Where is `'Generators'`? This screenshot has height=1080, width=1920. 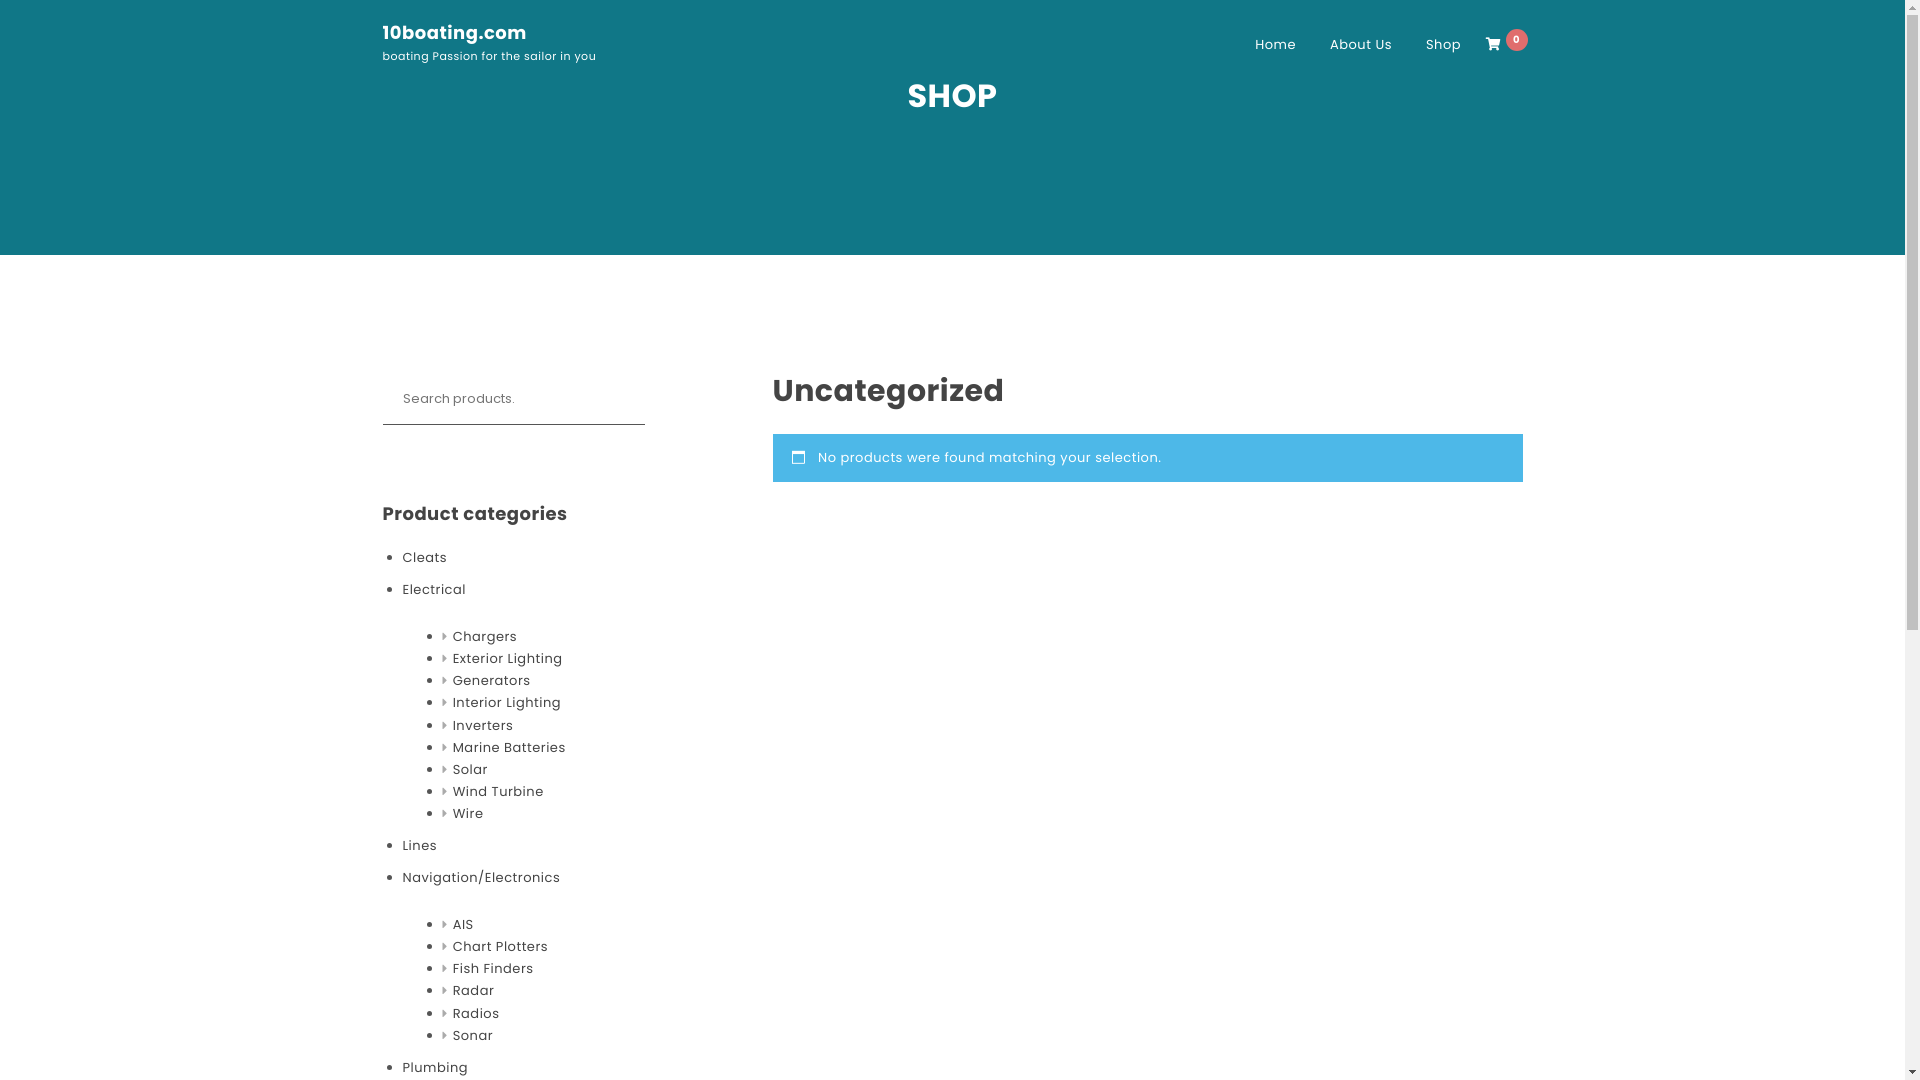
'Generators' is located at coordinates (451, 680).